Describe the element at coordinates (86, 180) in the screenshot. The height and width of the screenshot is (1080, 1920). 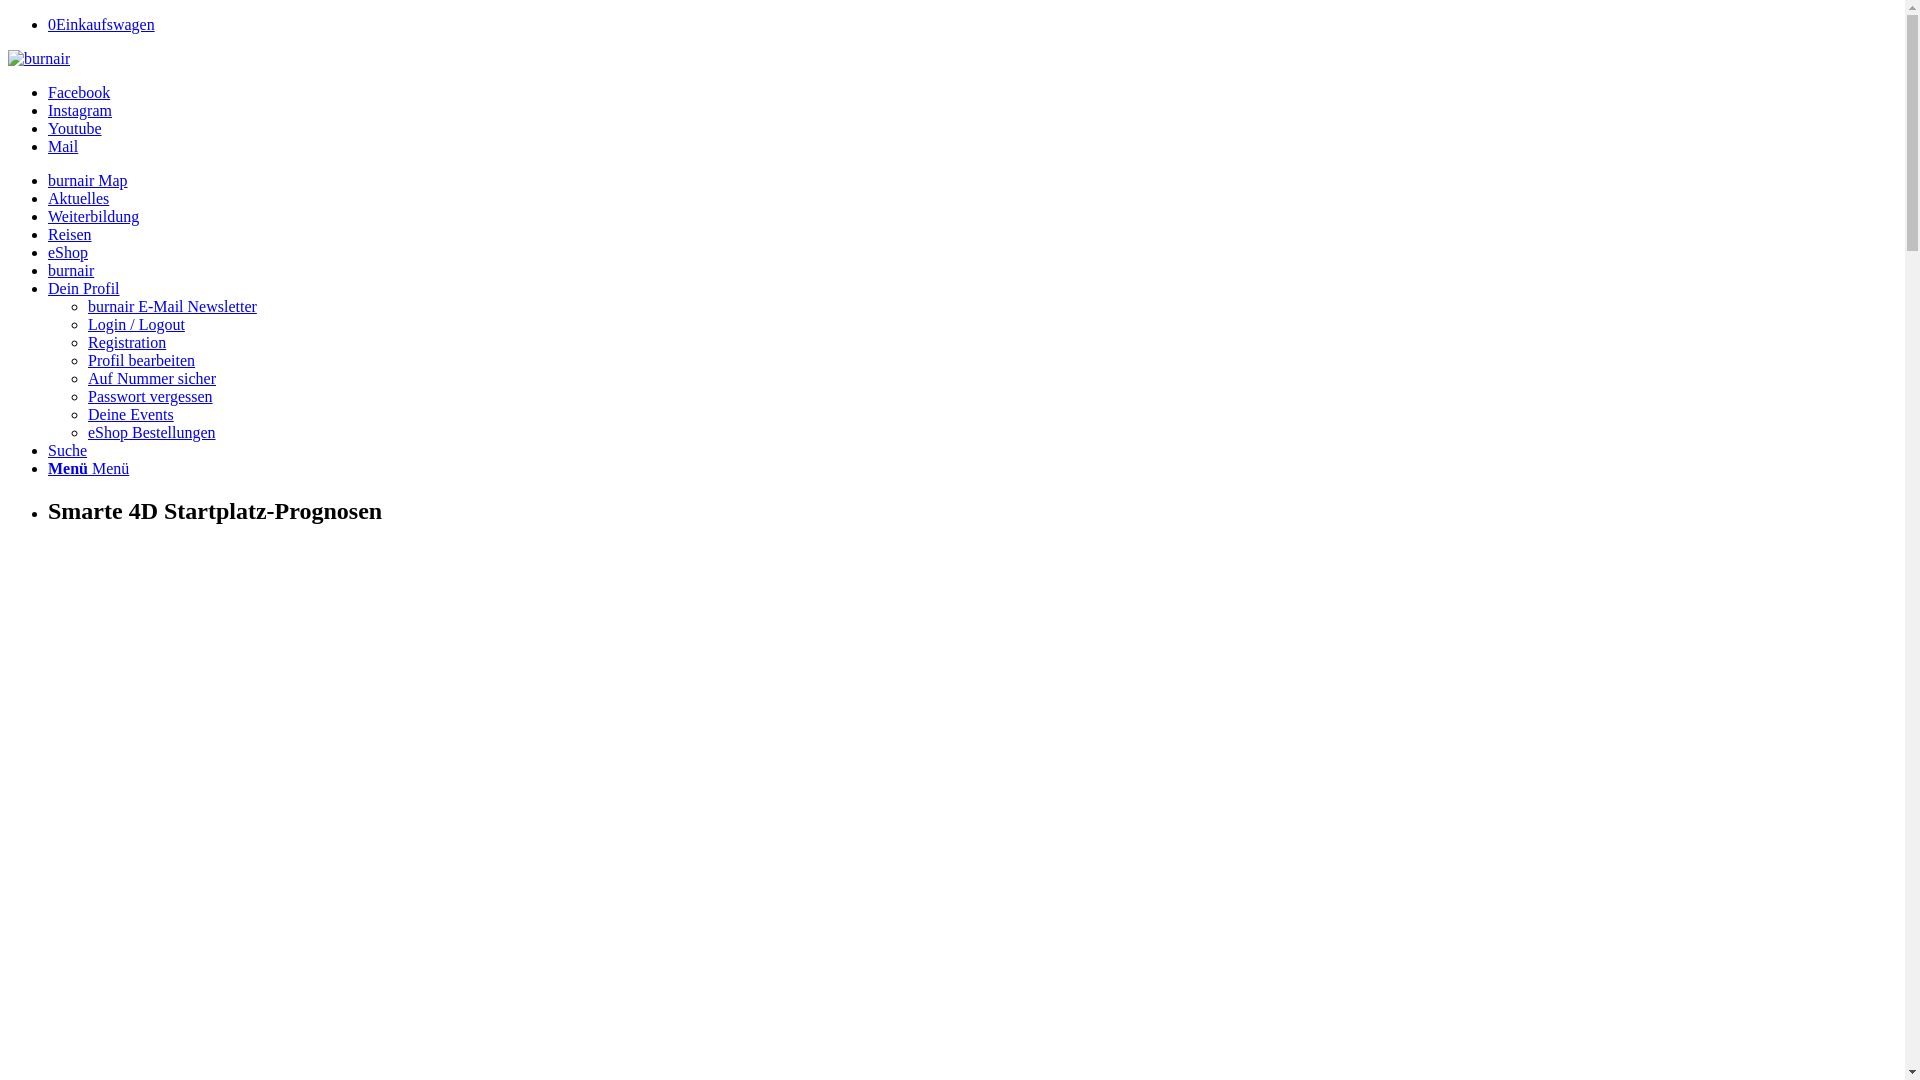
I see `'burnair Map'` at that location.